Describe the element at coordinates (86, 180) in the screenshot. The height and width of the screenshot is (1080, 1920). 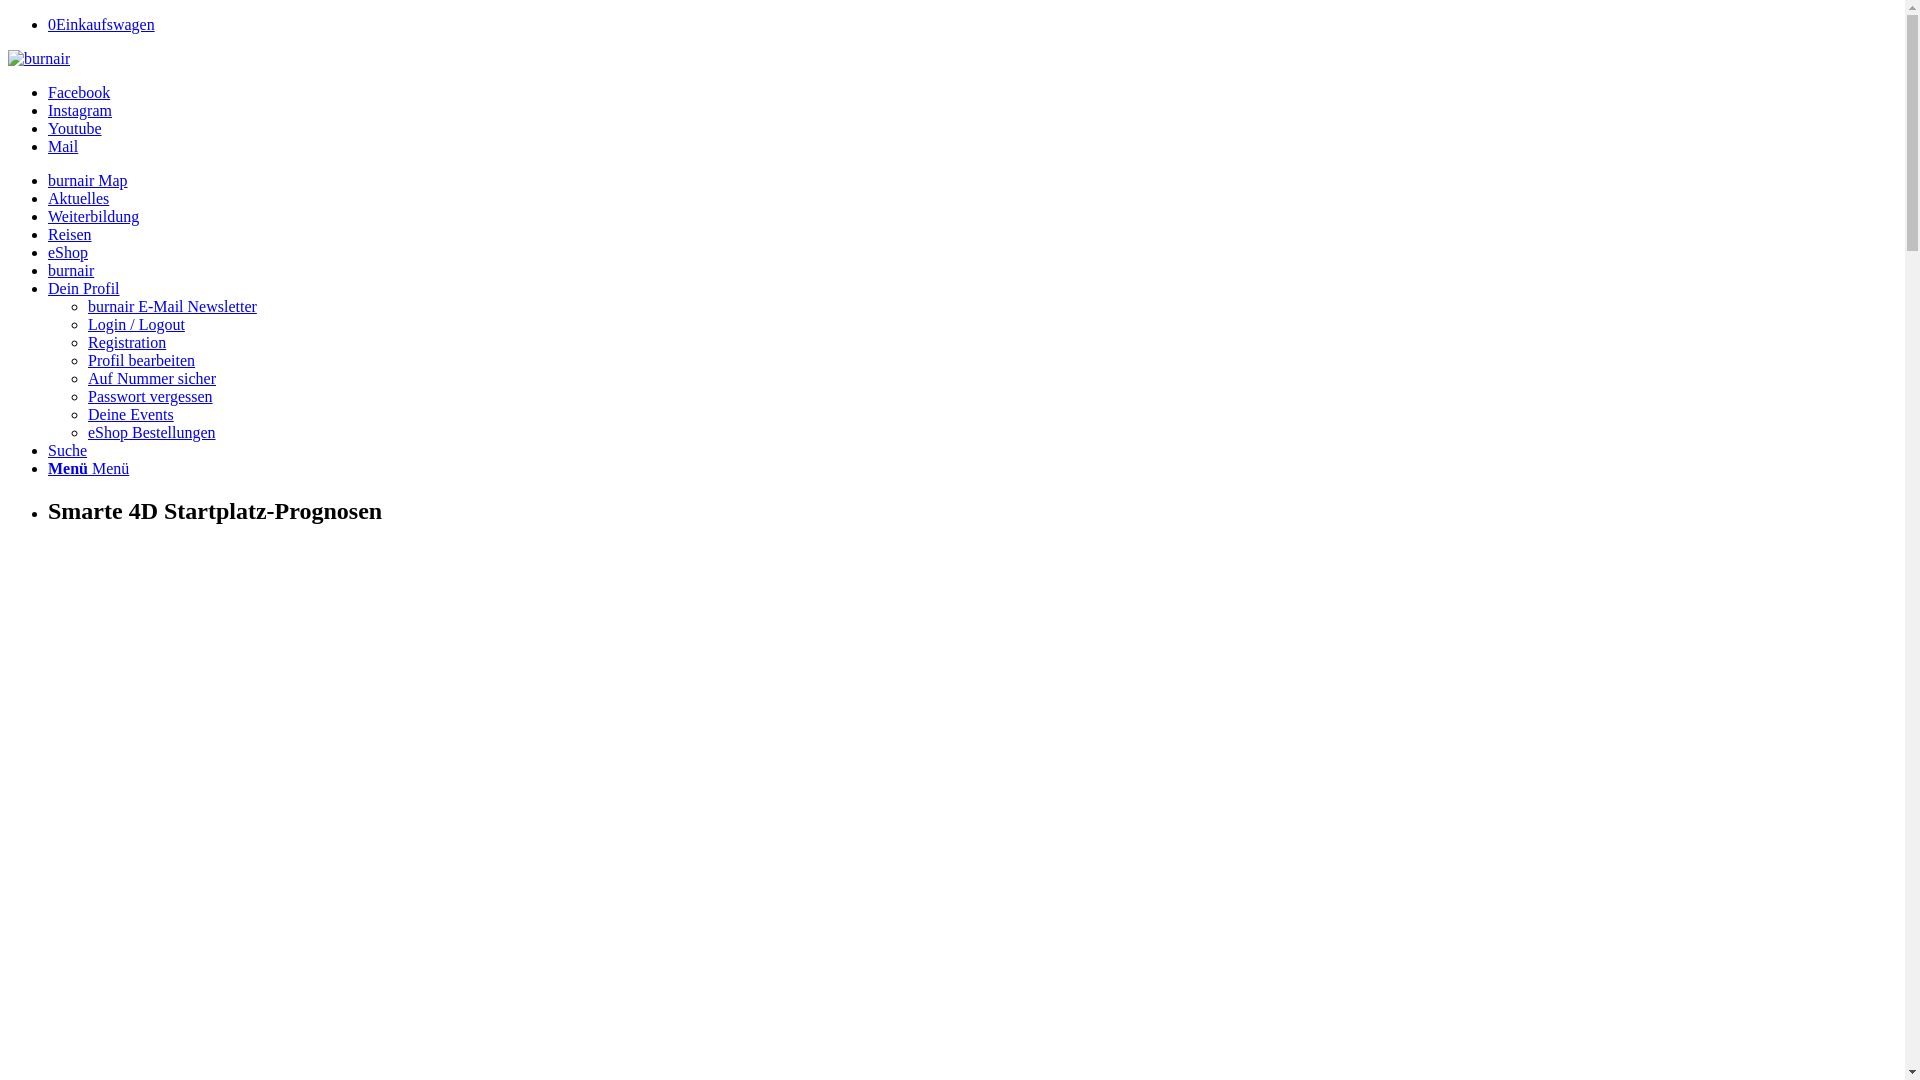
I see `'burnair Map'` at that location.